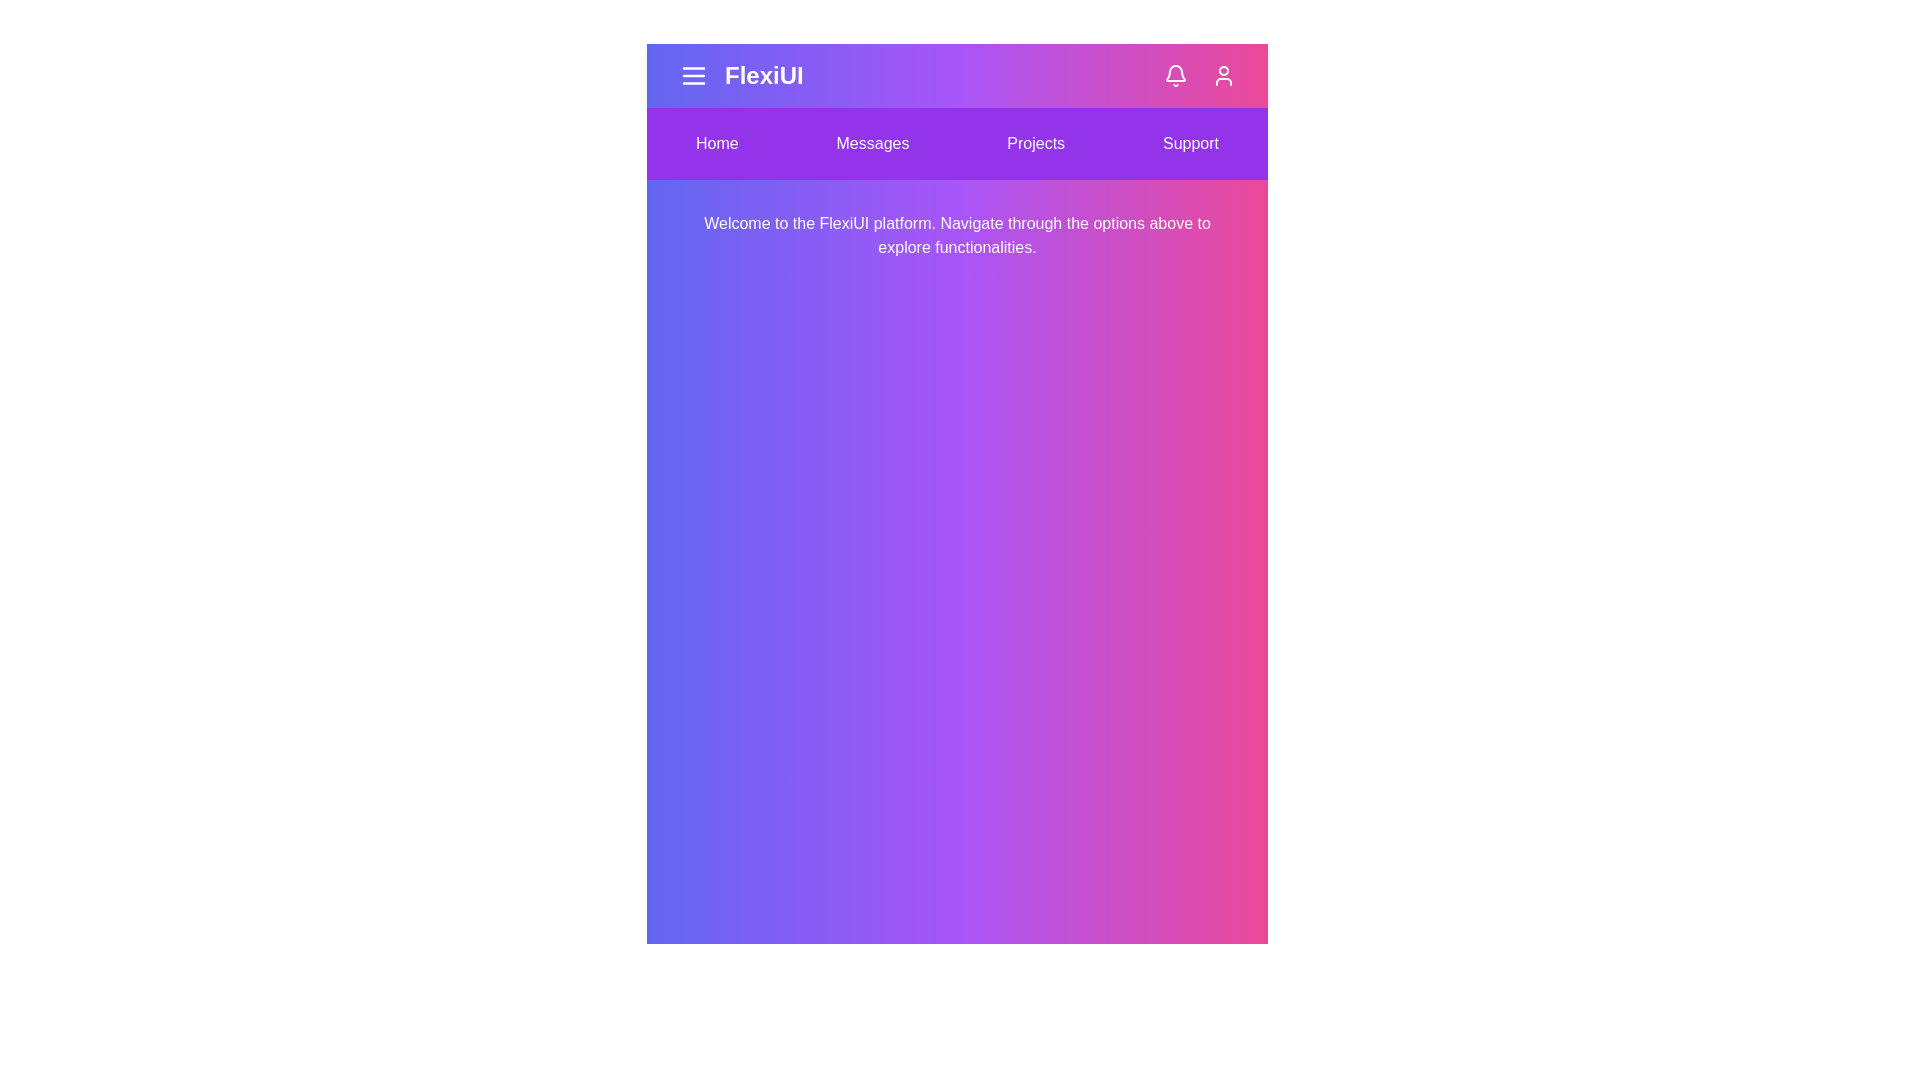  What do you see at coordinates (1223, 75) in the screenshot?
I see `the user icon to access user account settings` at bounding box center [1223, 75].